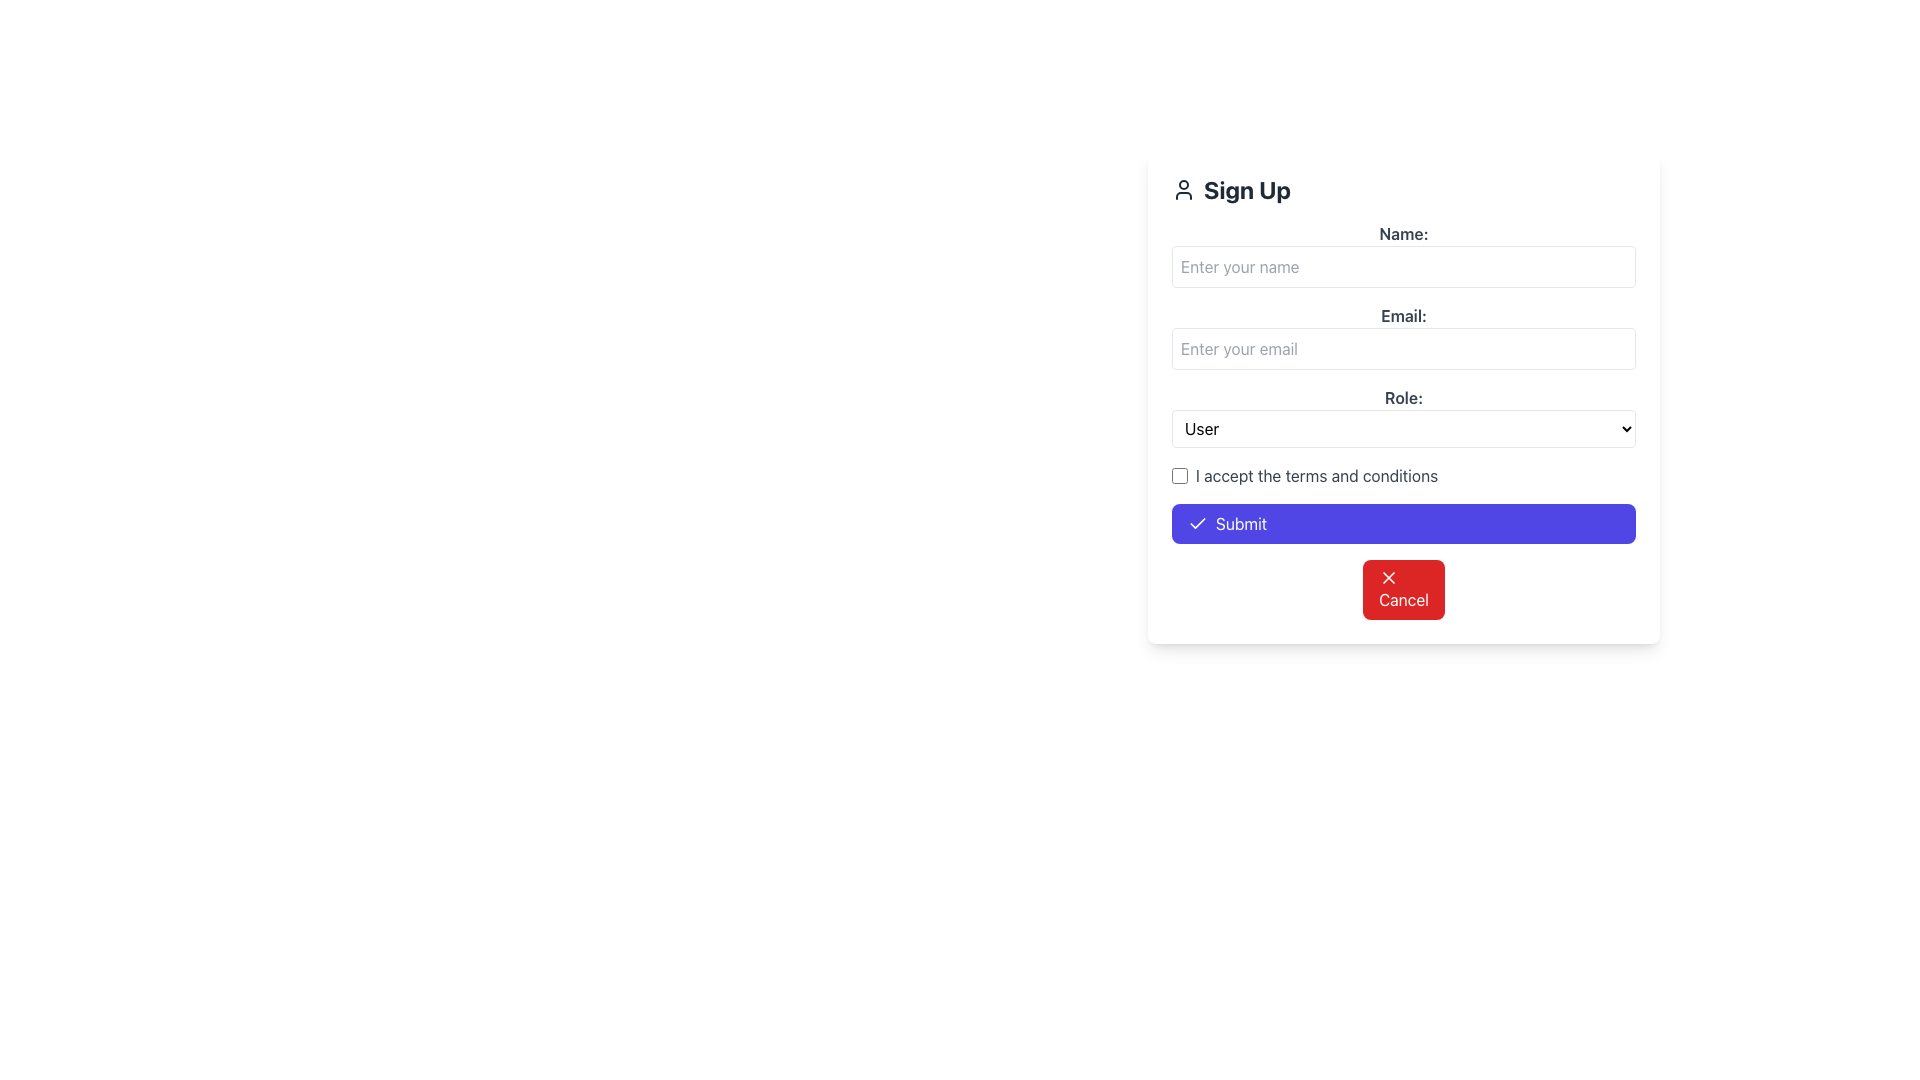 The height and width of the screenshot is (1080, 1920). What do you see at coordinates (1388, 578) in the screenshot?
I see `the SVG icon that signifies the cancellation function located inside the 'Cancel' button adjacent to the 'Submit' button at the bottom of the form interface` at bounding box center [1388, 578].